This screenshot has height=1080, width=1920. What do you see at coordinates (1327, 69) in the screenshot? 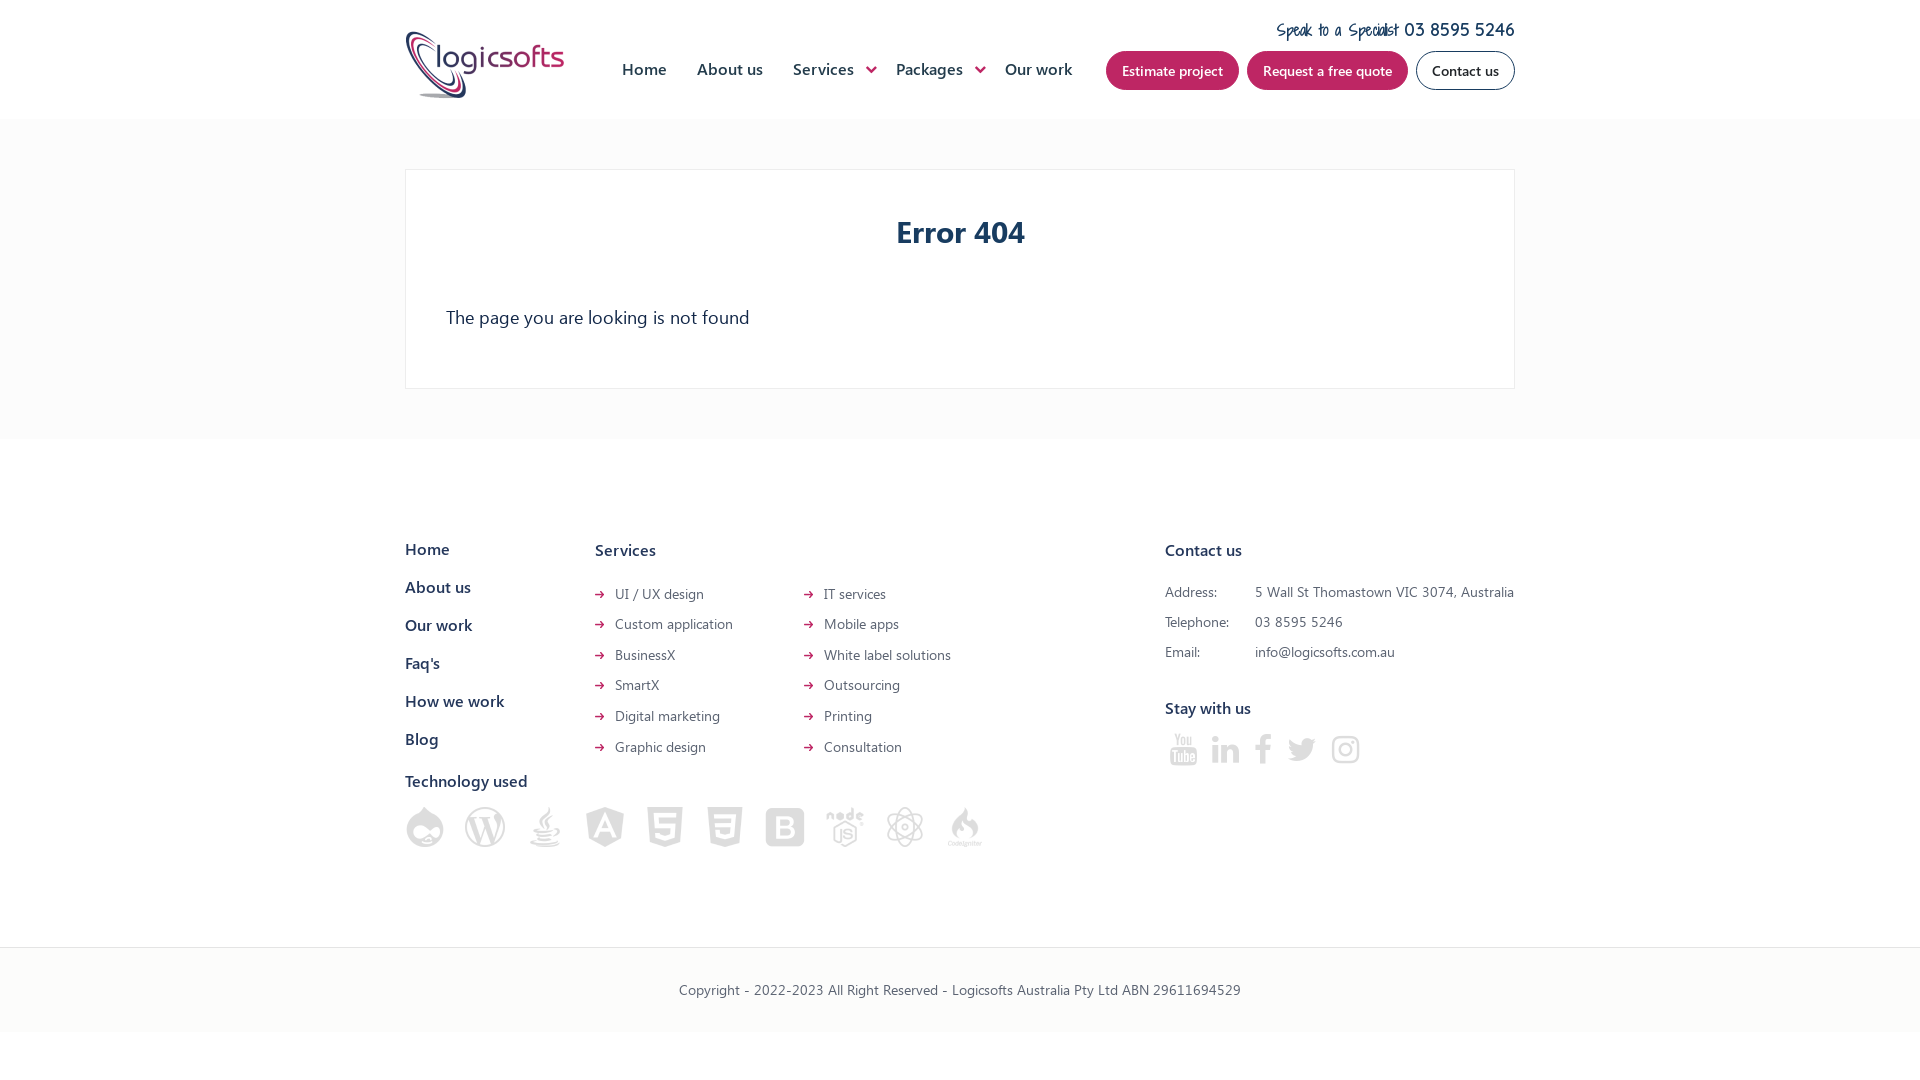
I see `'Request a free quote'` at bounding box center [1327, 69].